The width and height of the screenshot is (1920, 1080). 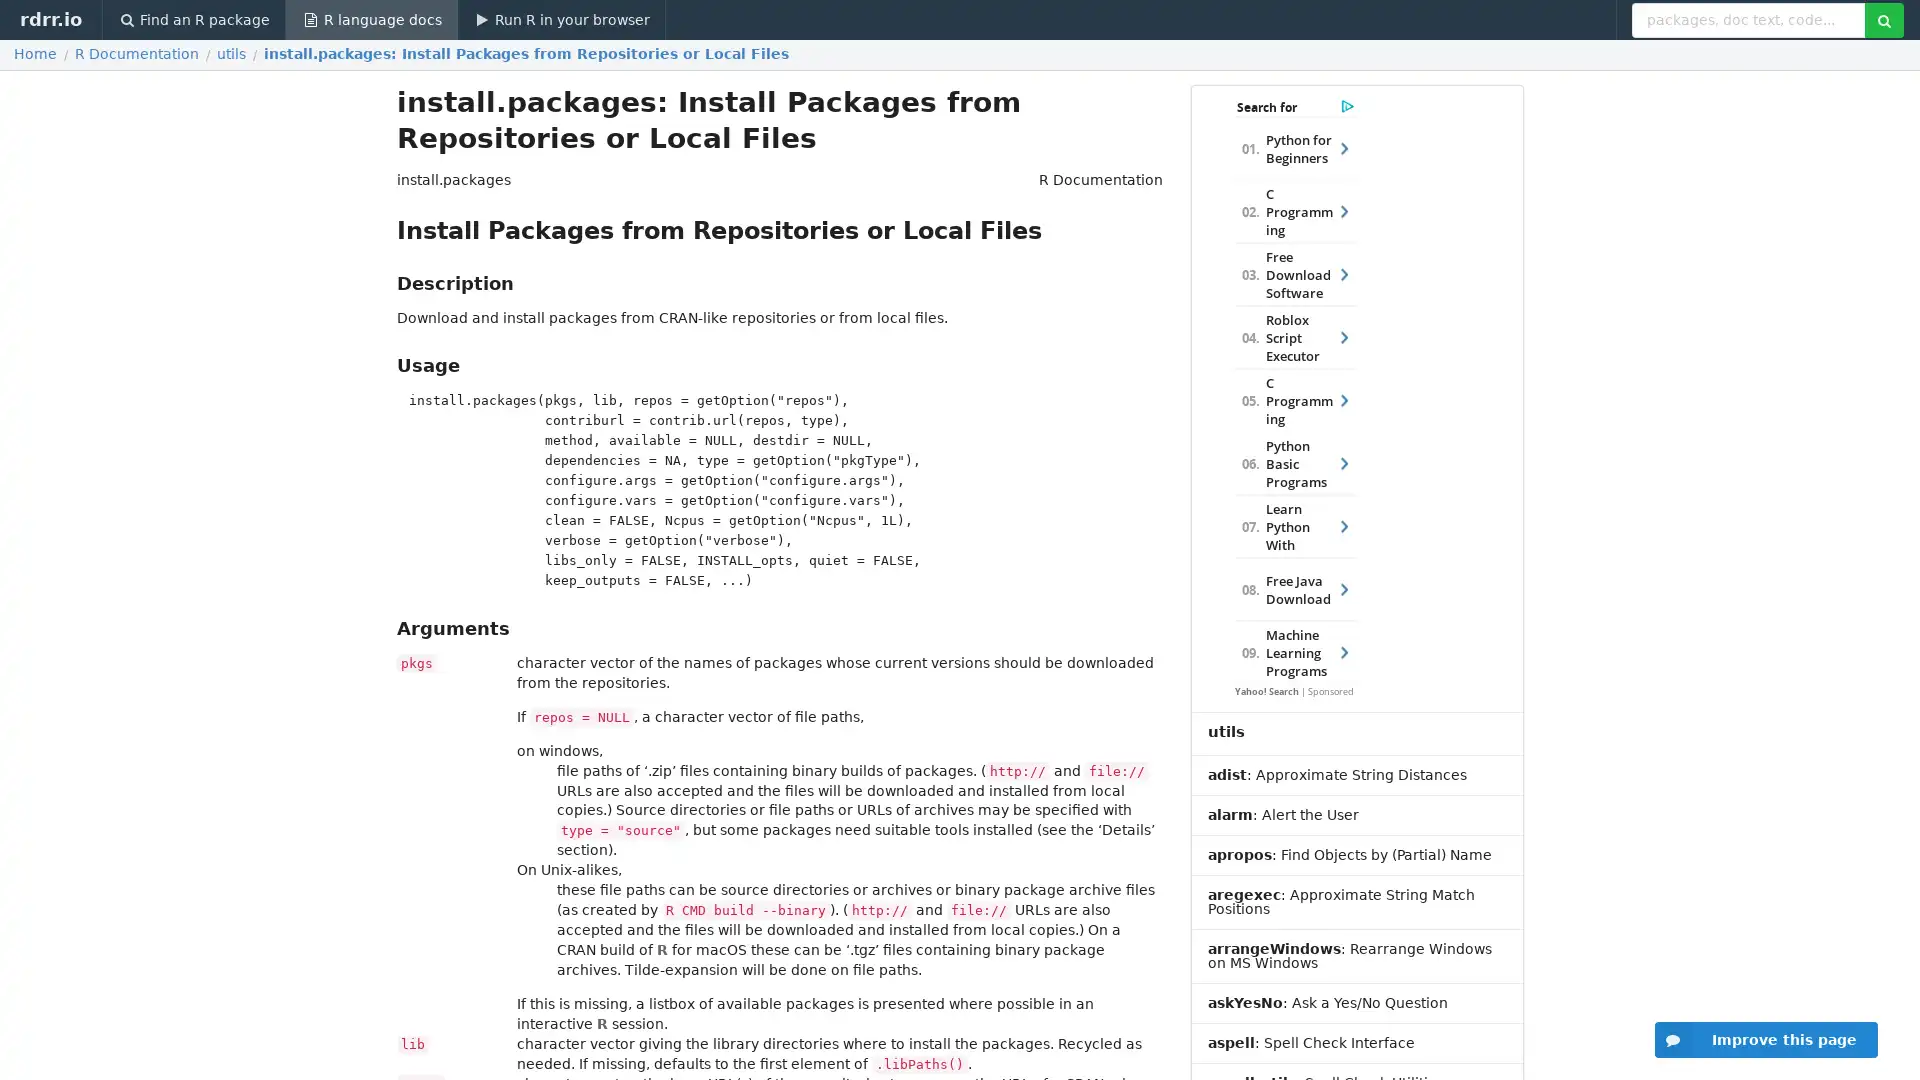 What do you see at coordinates (1766, 1039) in the screenshot?
I see `Improve this page` at bounding box center [1766, 1039].